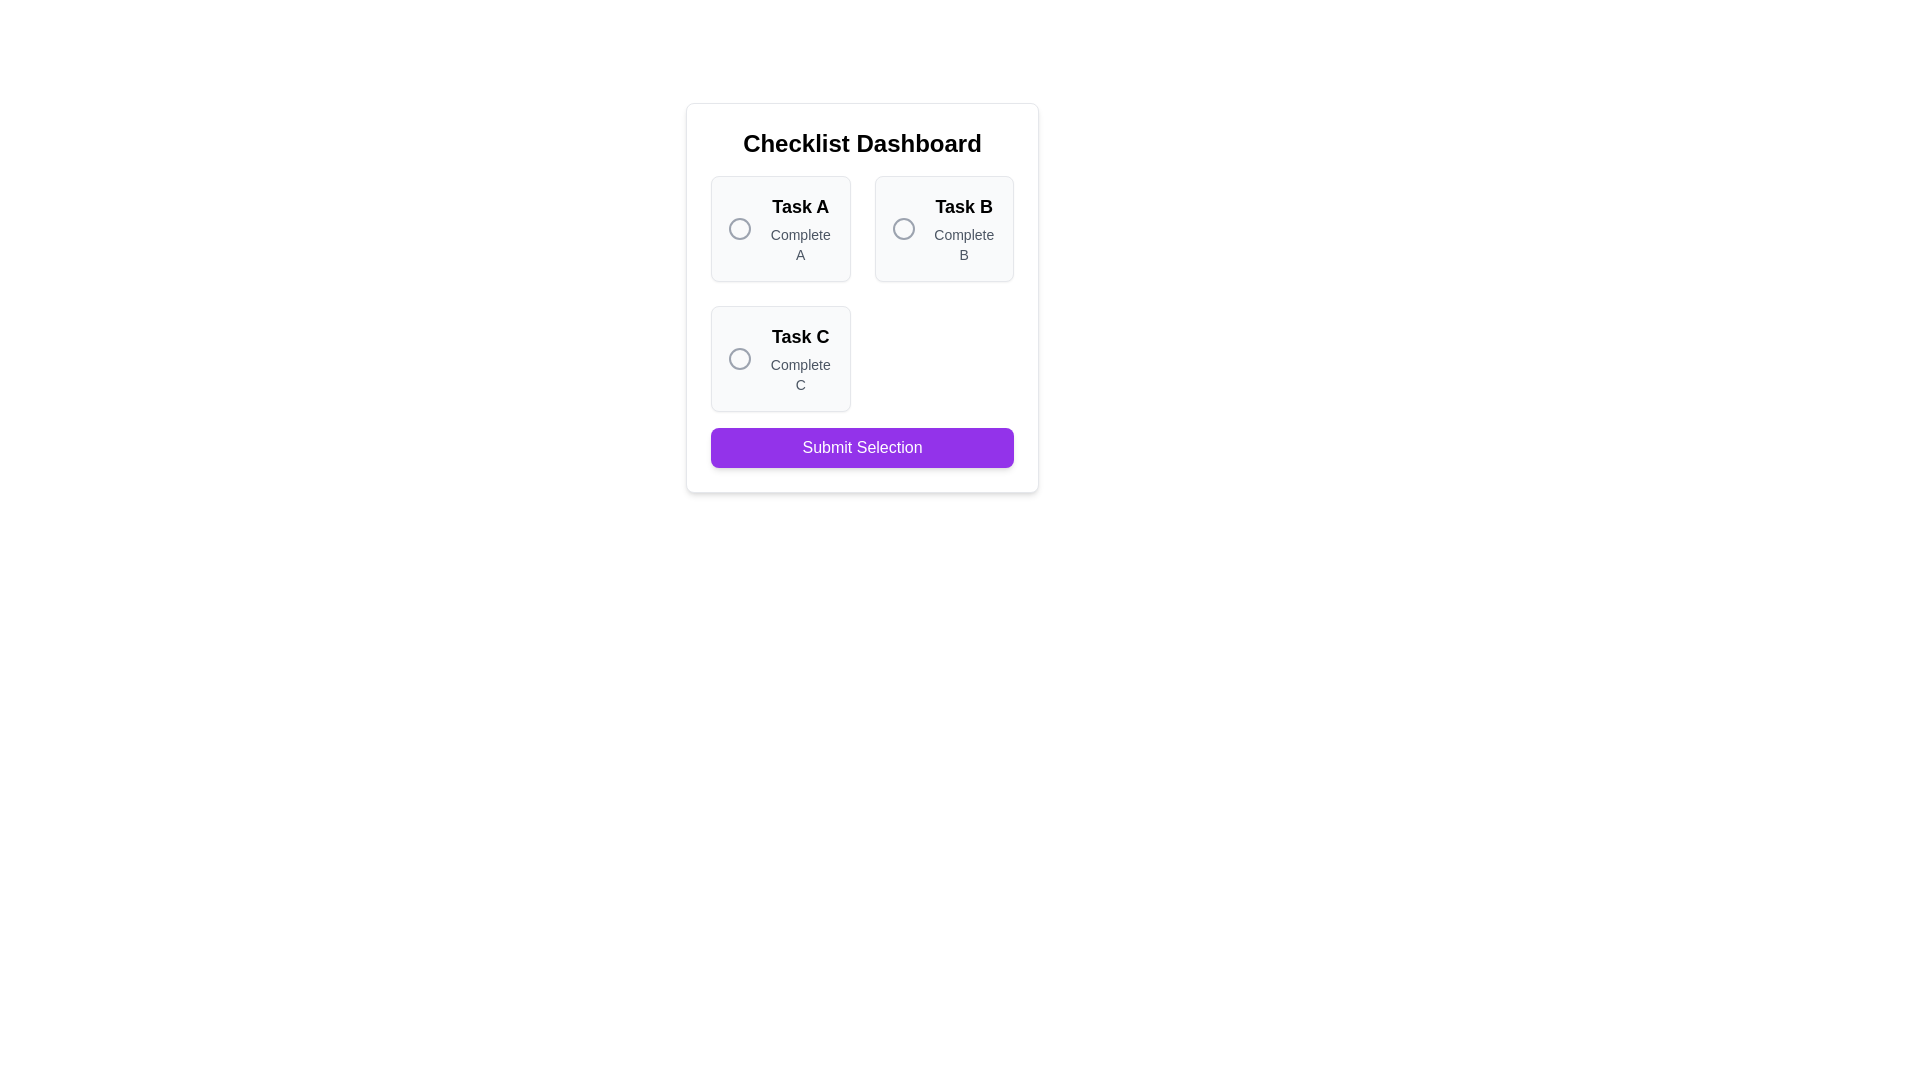 Image resolution: width=1920 pixels, height=1080 pixels. I want to click on the 'Task B' checkbox text label, so click(943, 227).